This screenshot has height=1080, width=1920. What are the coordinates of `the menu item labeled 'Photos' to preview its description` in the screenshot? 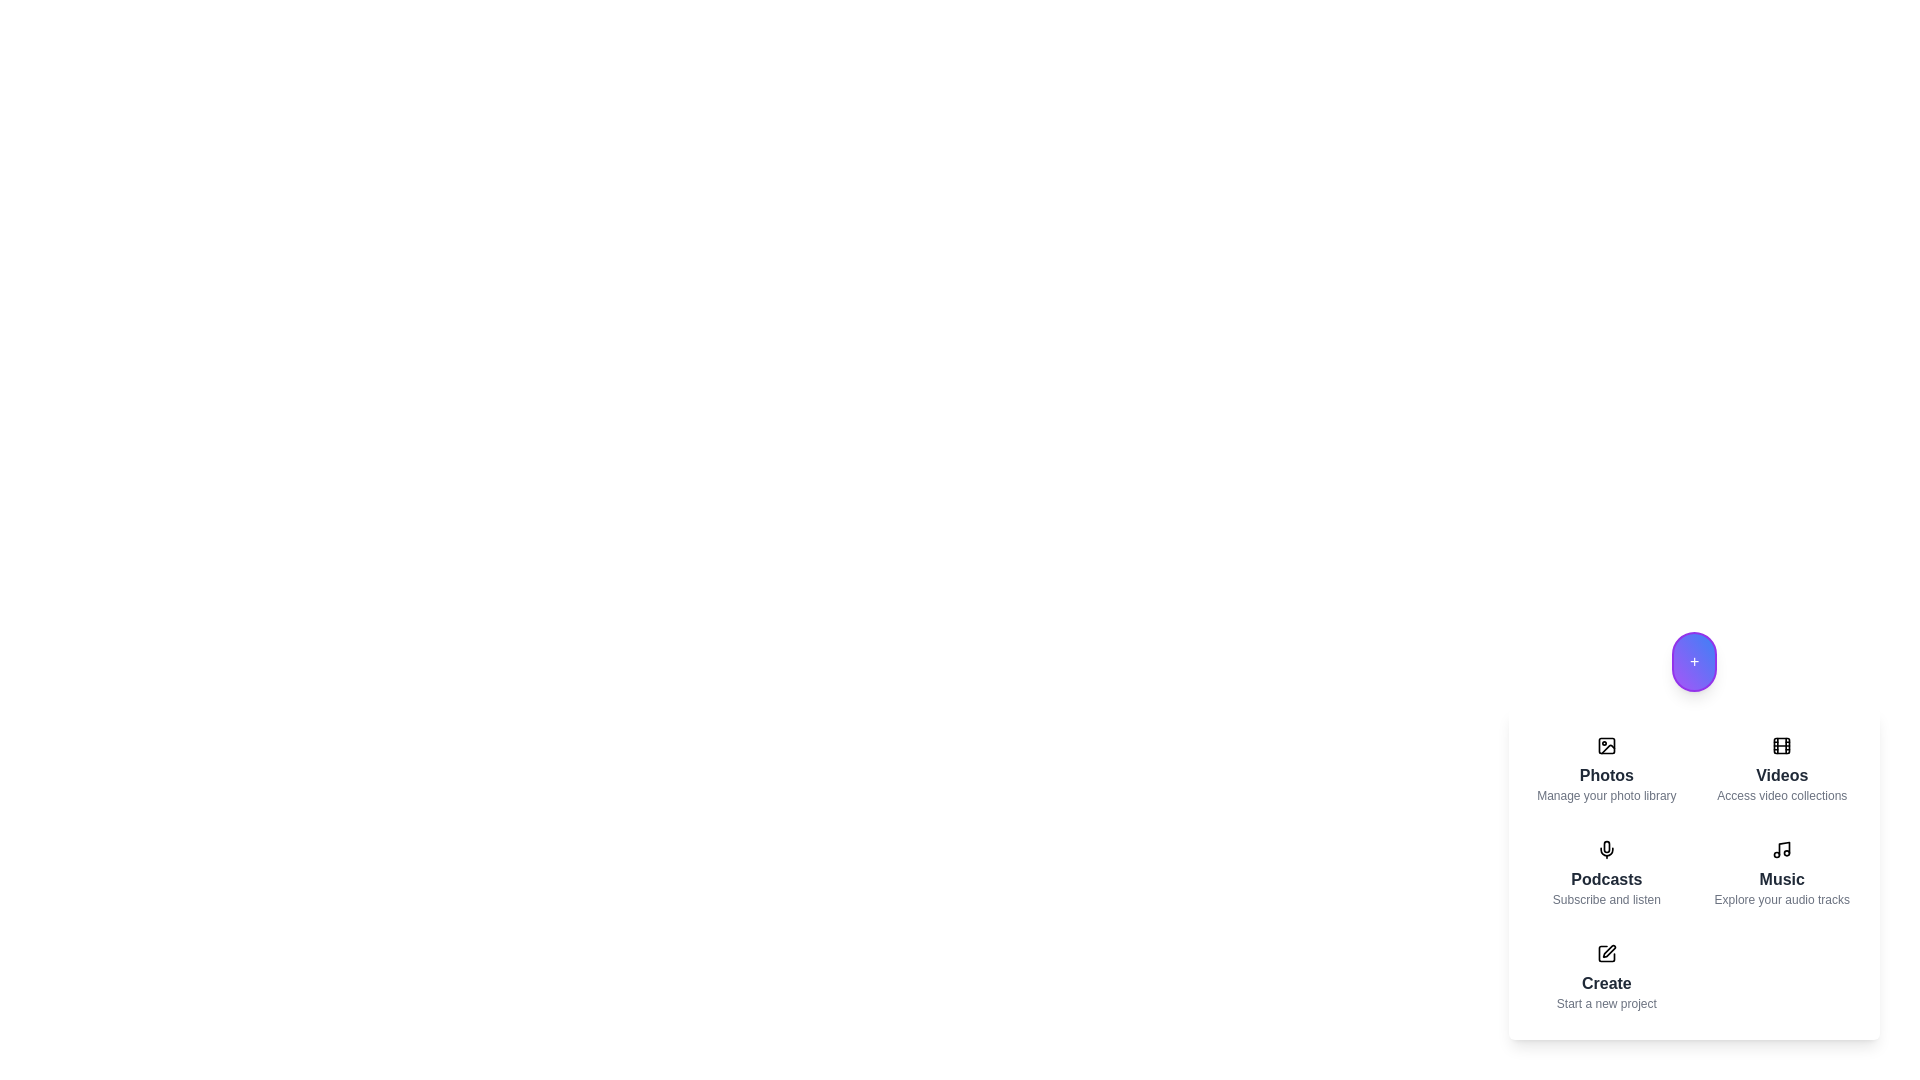 It's located at (1606, 769).